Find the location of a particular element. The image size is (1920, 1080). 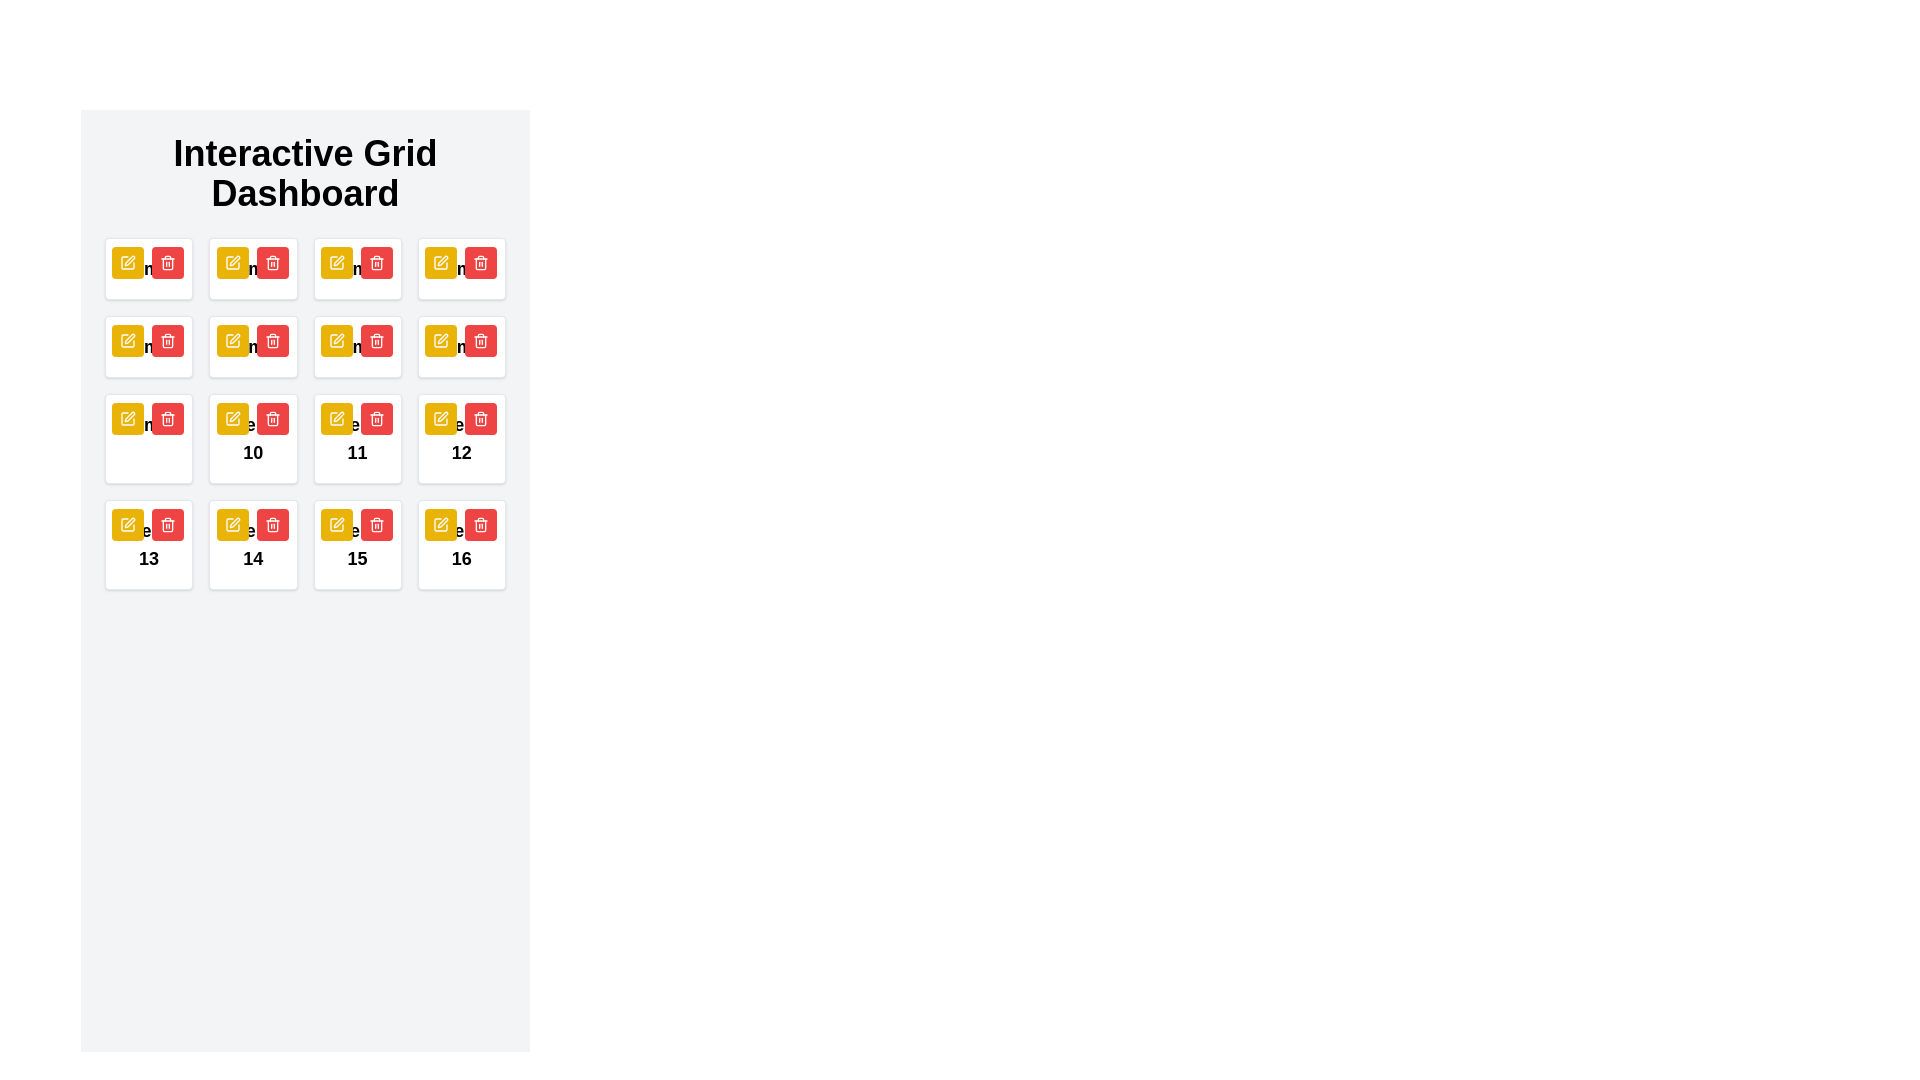

the static text label 'Item 14' located at the bottom of the fifth card in the fourth row of a 4 x 4 card layout is located at coordinates (252, 544).